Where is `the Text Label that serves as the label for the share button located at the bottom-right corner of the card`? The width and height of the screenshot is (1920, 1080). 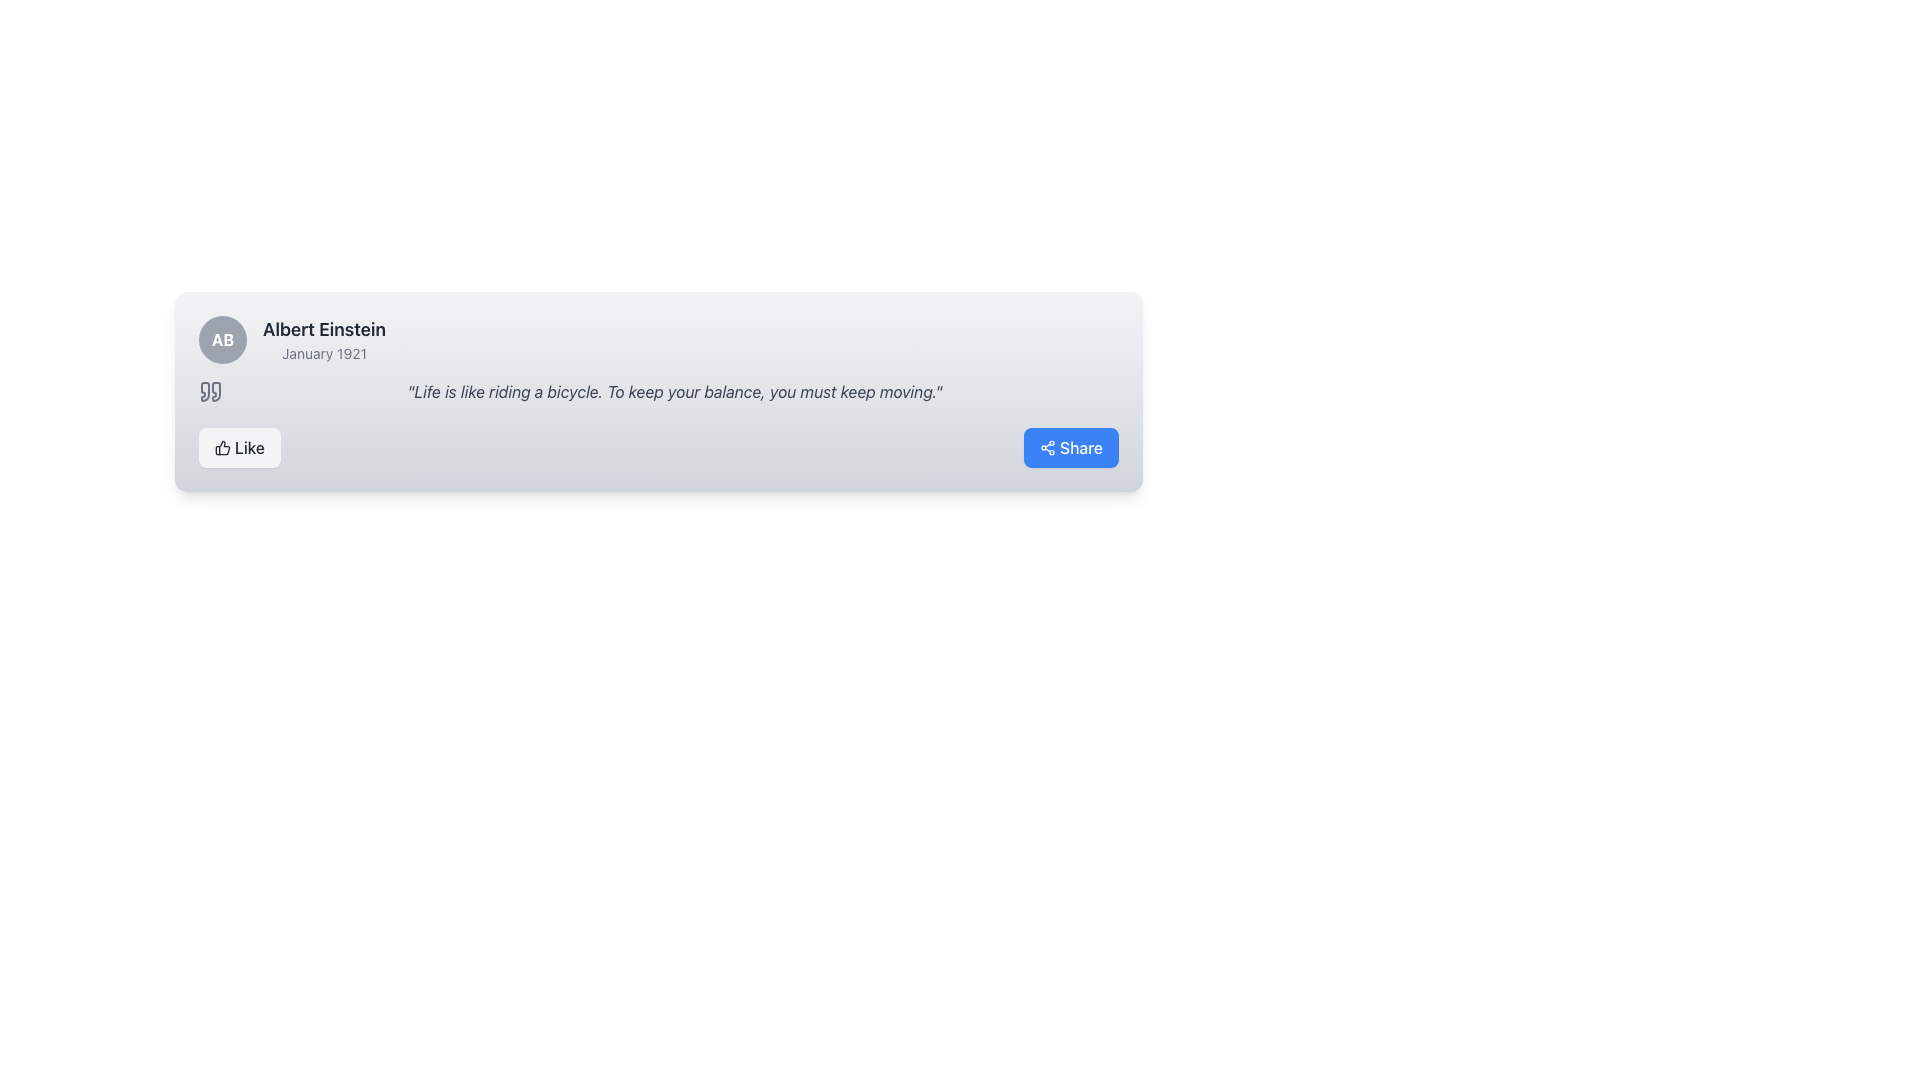
the Text Label that serves as the label for the share button located at the bottom-right corner of the card is located at coordinates (1079, 446).